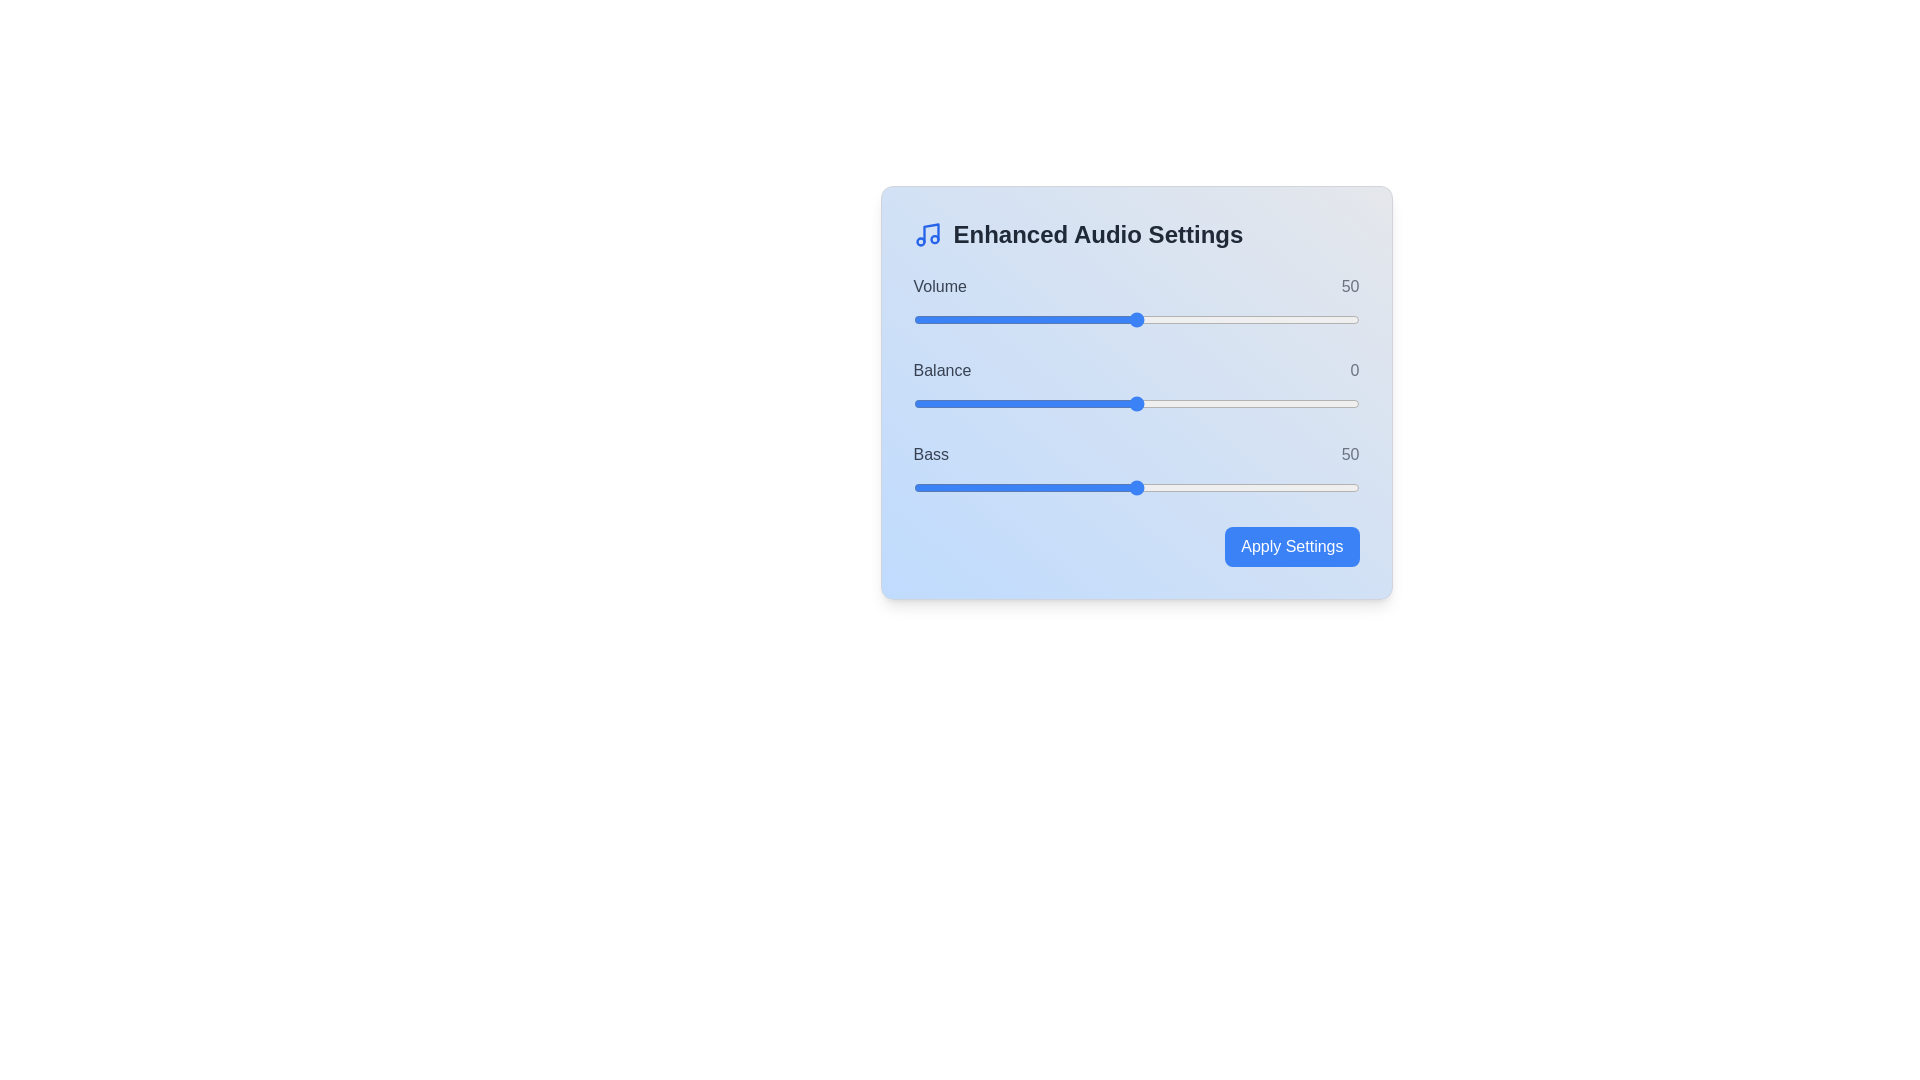 This screenshot has width=1920, height=1080. What do you see at coordinates (1260, 488) in the screenshot?
I see `the bass slider to 78 percent` at bounding box center [1260, 488].